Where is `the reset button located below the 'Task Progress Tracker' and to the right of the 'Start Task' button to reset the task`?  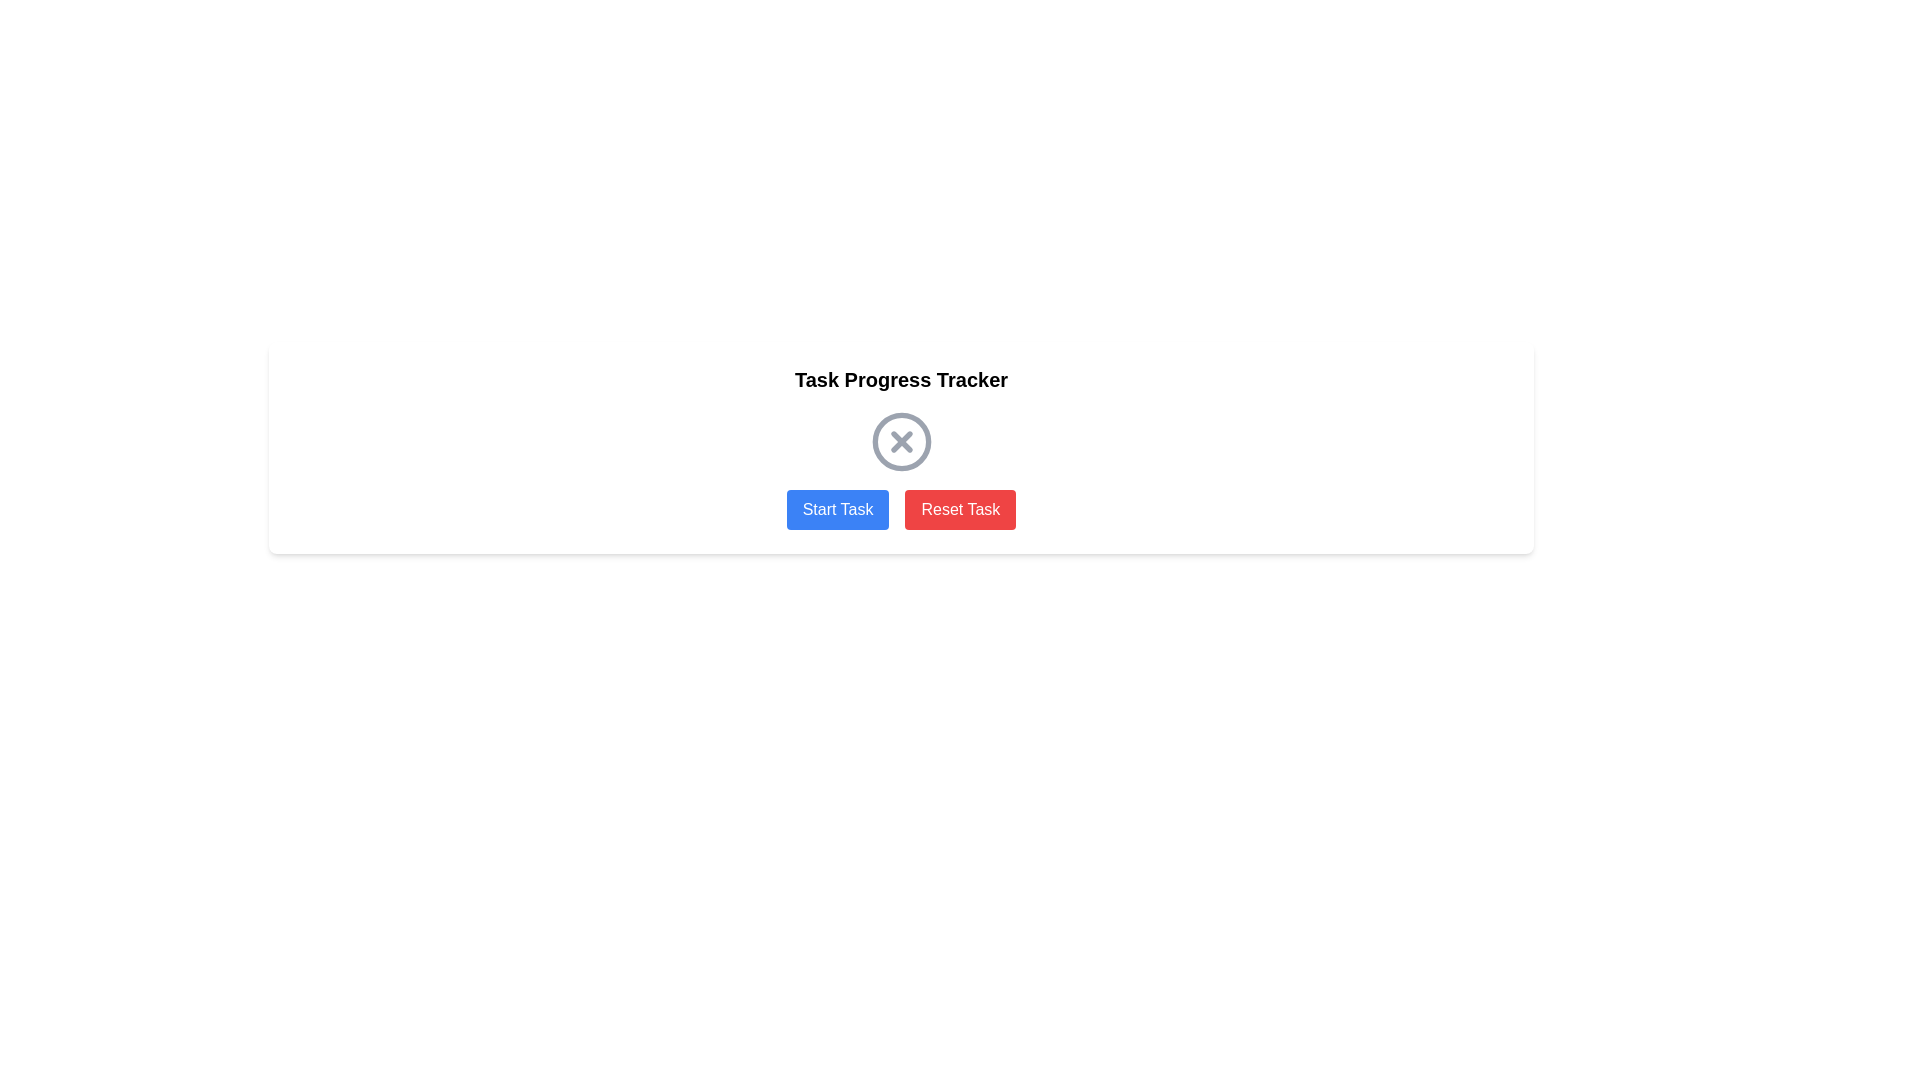 the reset button located below the 'Task Progress Tracker' and to the right of the 'Start Task' button to reset the task is located at coordinates (960, 508).